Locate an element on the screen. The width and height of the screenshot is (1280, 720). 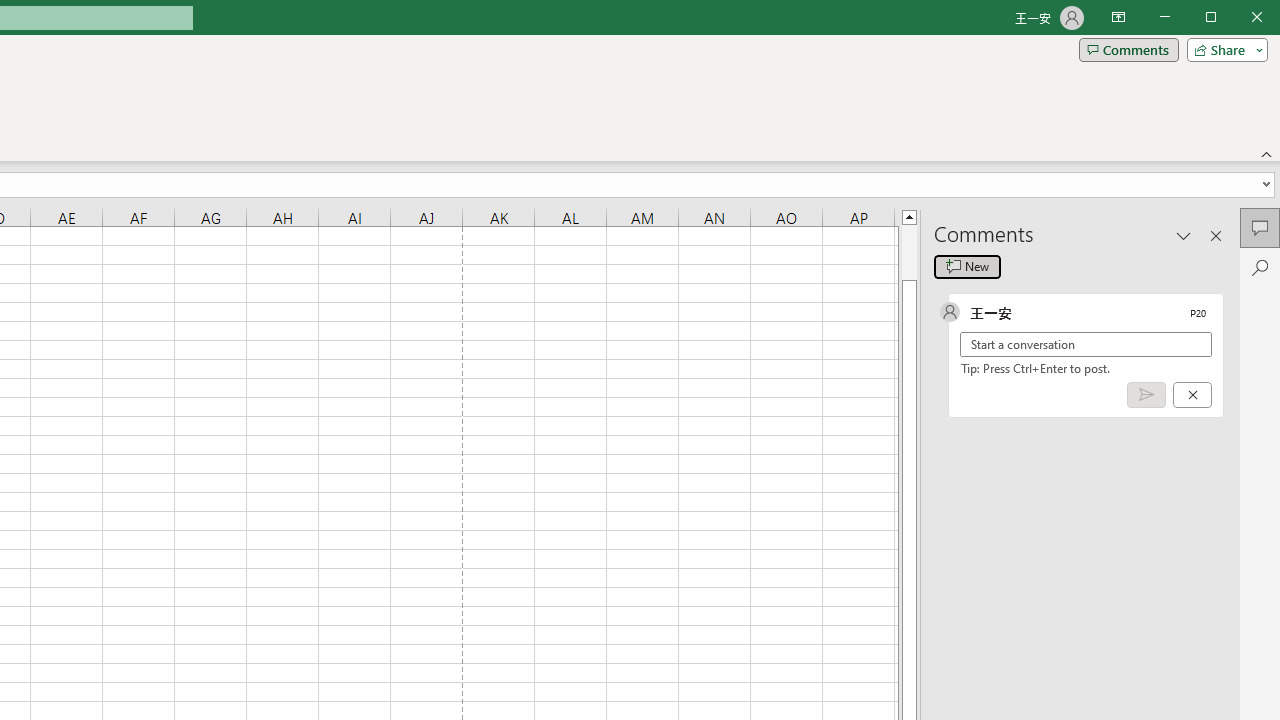
'Maximize' is located at coordinates (1238, 19).